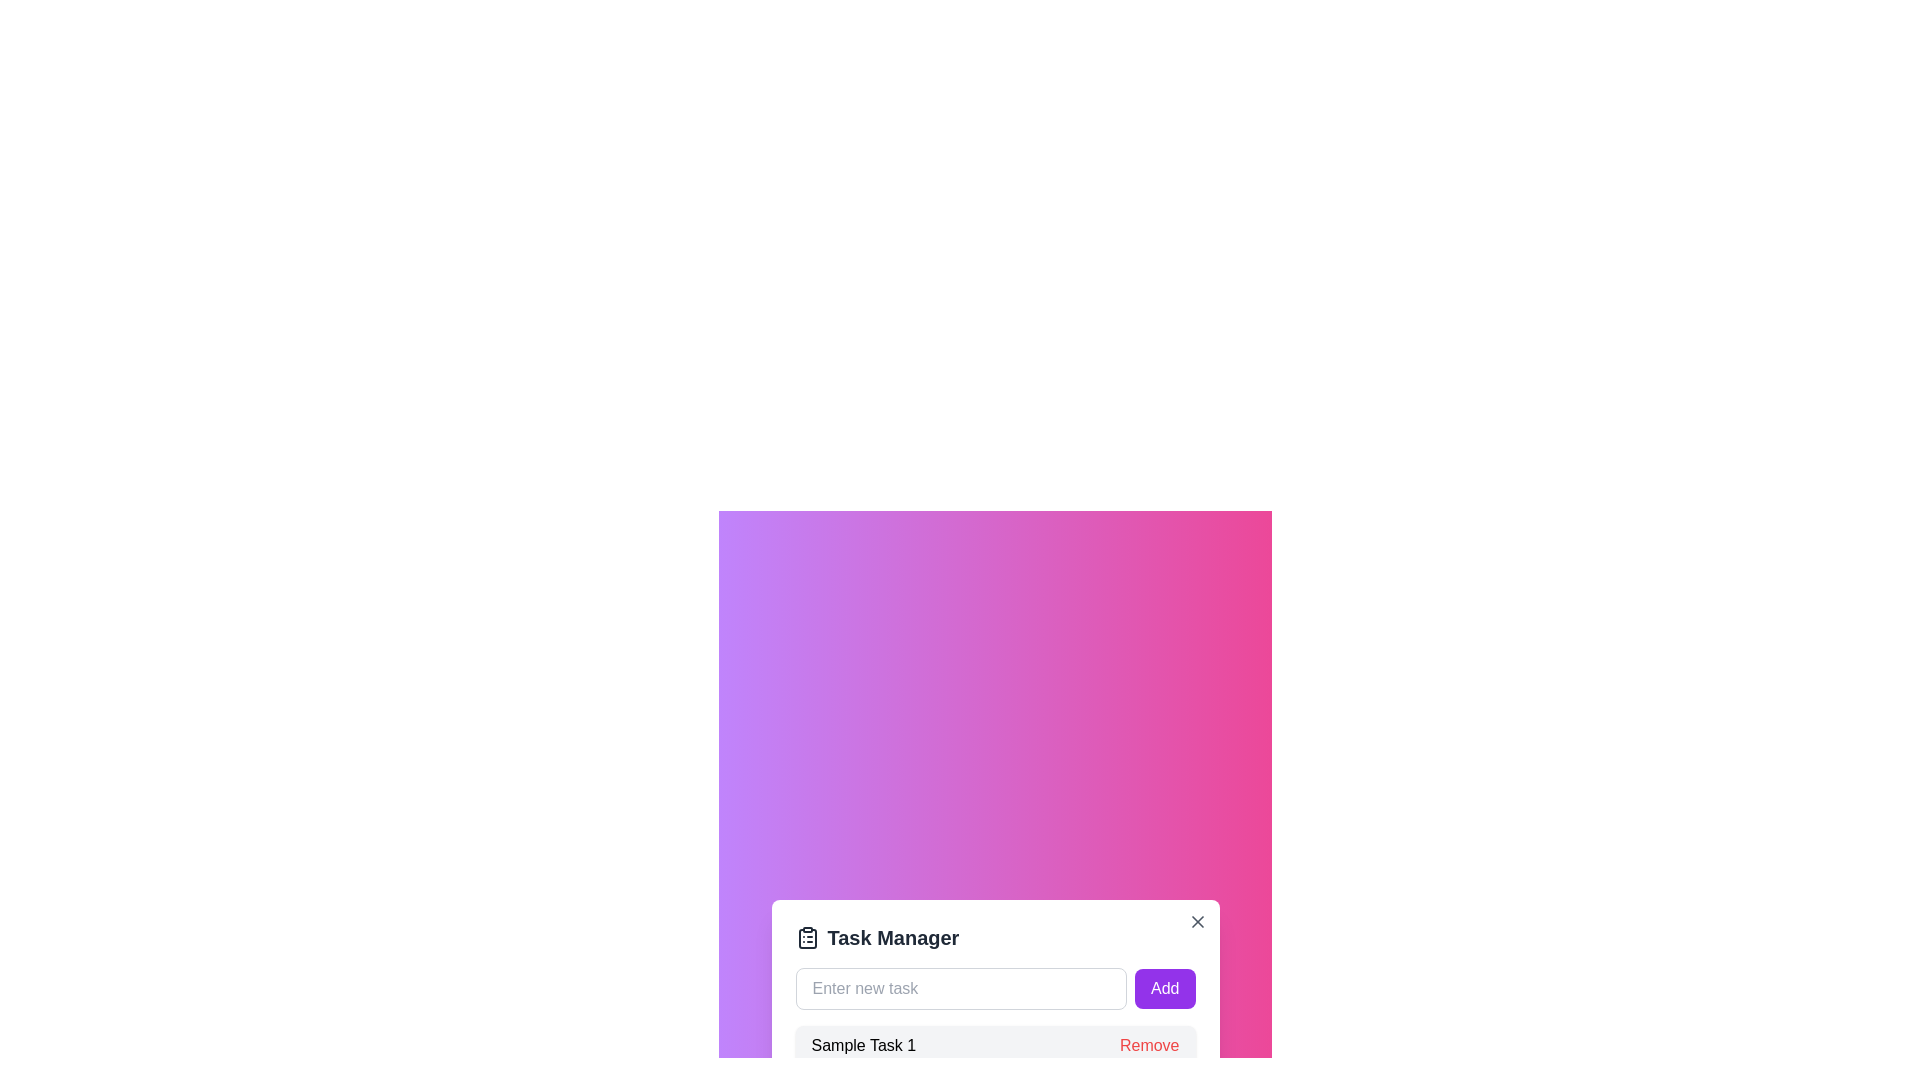  What do you see at coordinates (807, 937) in the screenshot?
I see `the task management icon located to the immediate left of the 'Task Manager' heading in the header section of the task management widget` at bounding box center [807, 937].